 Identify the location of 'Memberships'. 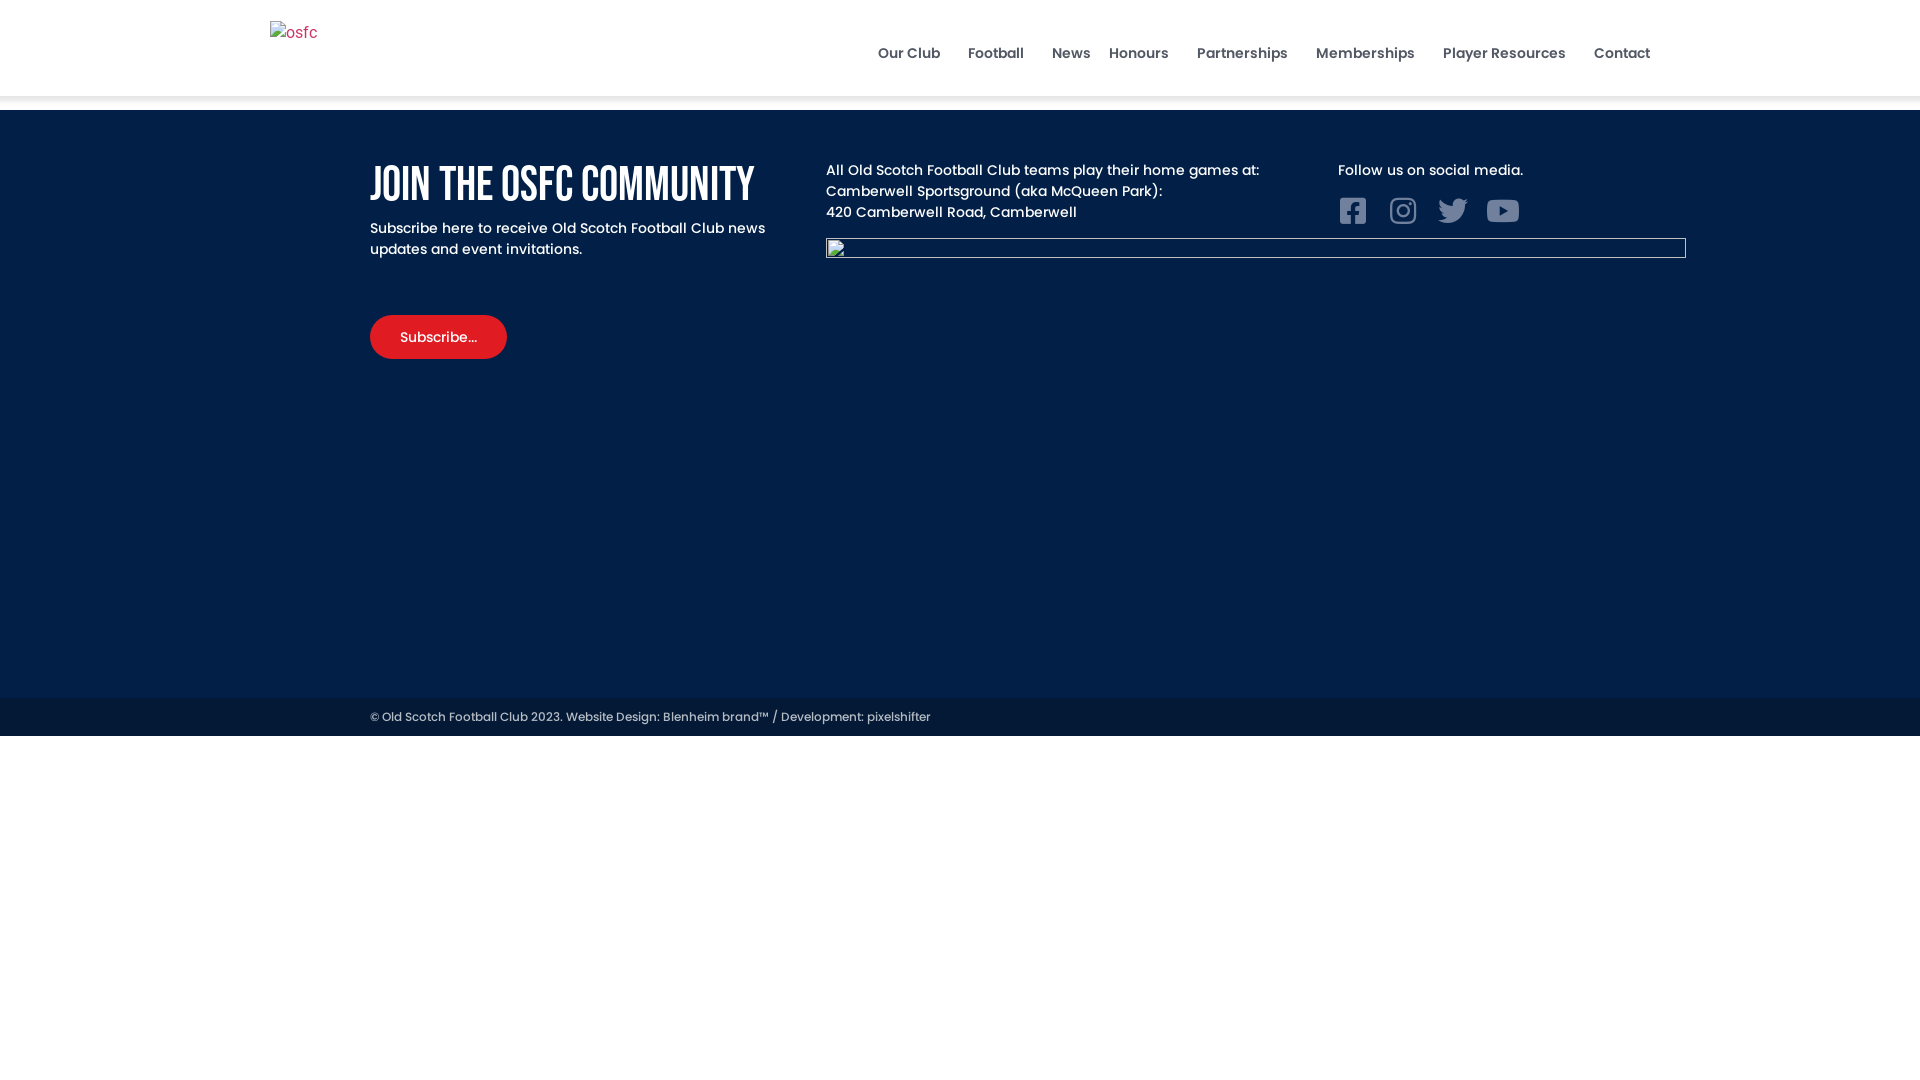
(1369, 52).